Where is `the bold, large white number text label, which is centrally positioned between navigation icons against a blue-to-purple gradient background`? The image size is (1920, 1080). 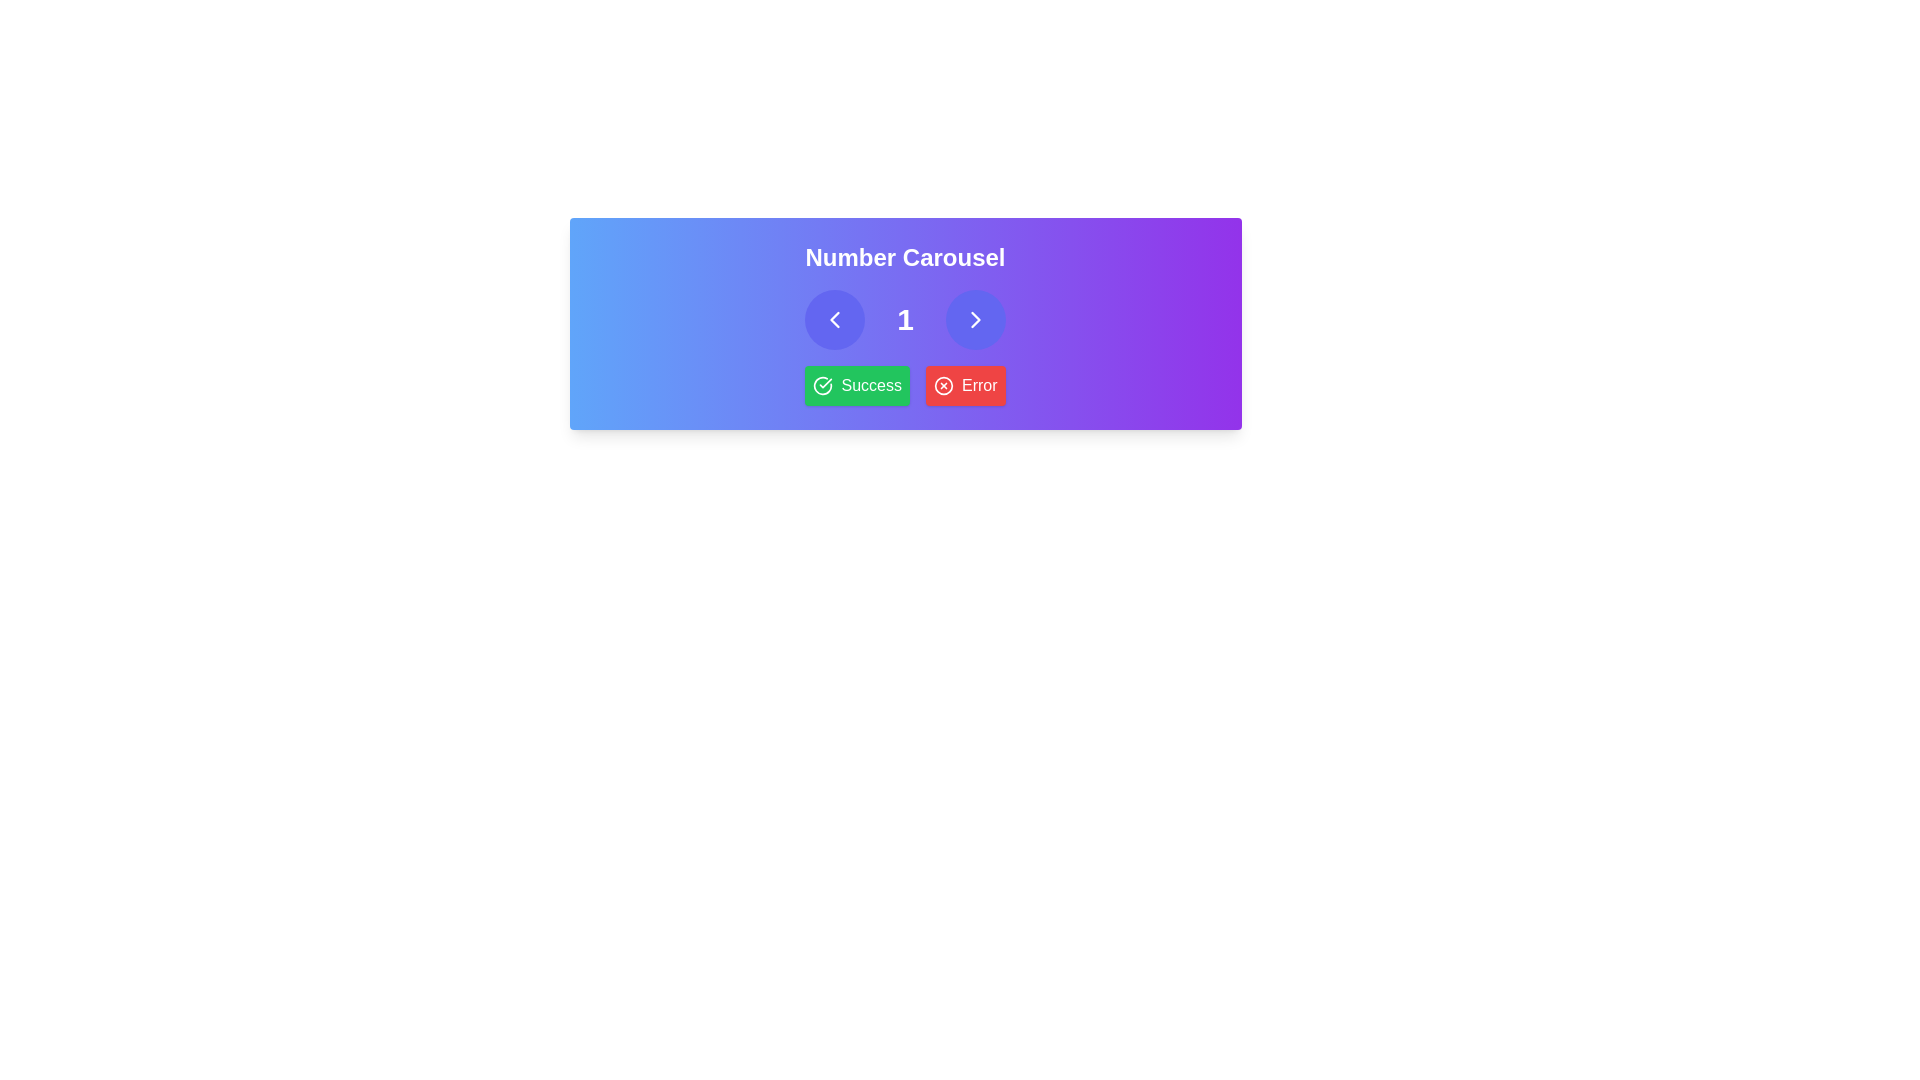
the bold, large white number text label, which is centrally positioned between navigation icons against a blue-to-purple gradient background is located at coordinates (904, 319).